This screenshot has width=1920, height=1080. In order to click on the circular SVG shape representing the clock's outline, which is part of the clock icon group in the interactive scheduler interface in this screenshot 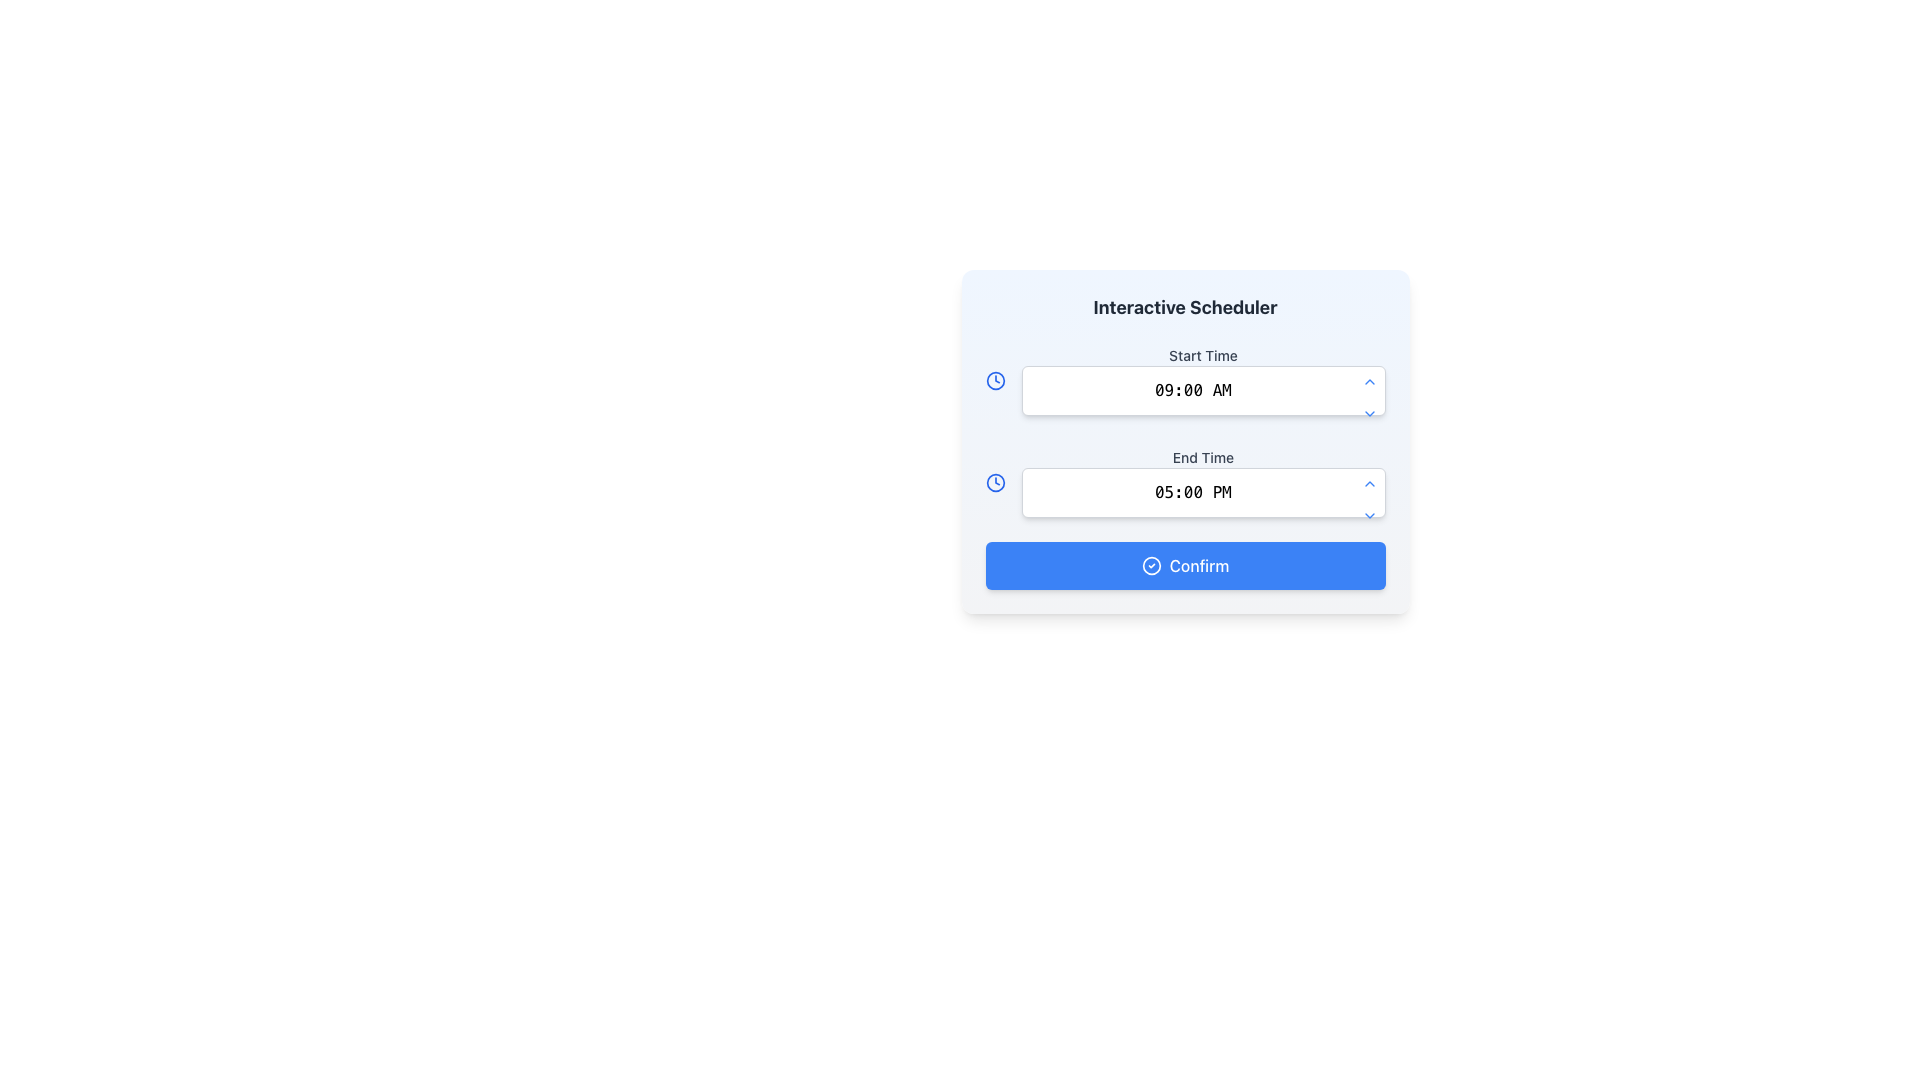, I will do `click(995, 381)`.